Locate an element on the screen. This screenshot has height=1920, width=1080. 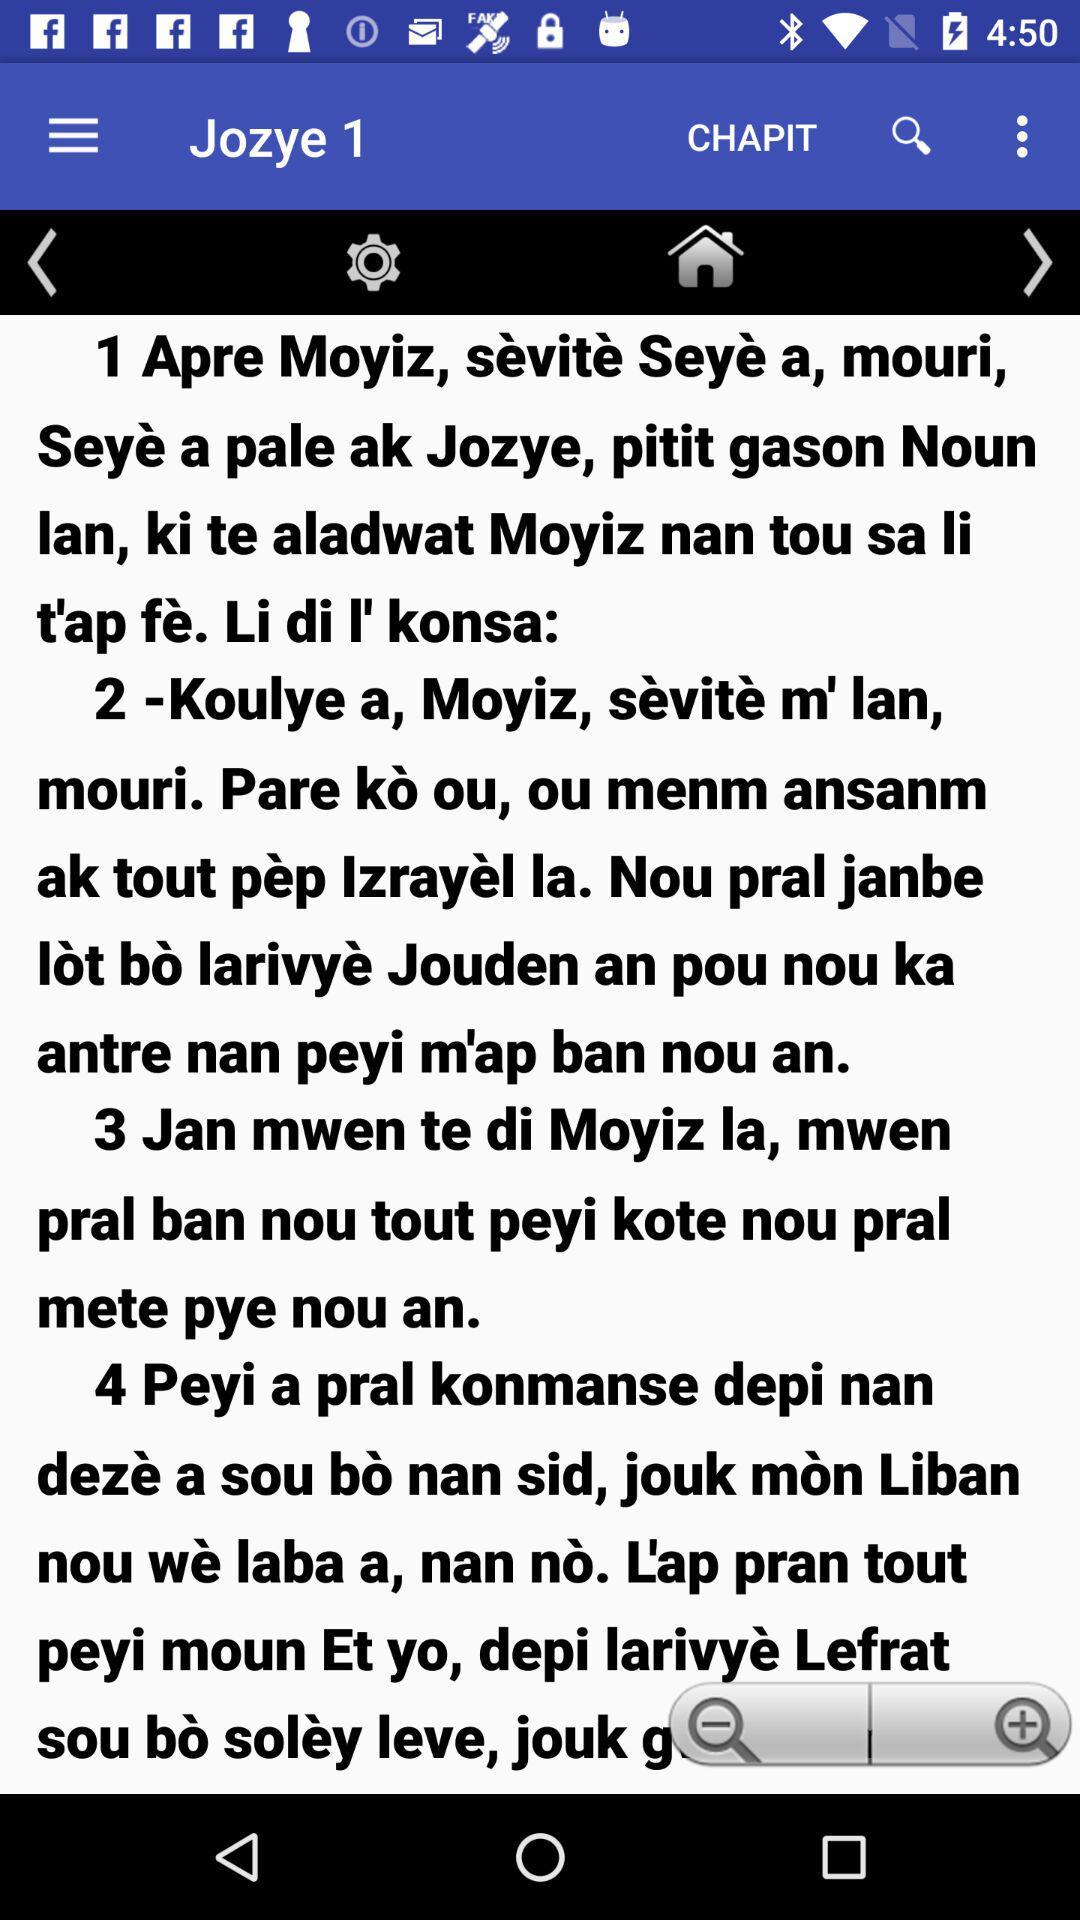
the item next to chapit is located at coordinates (911, 135).